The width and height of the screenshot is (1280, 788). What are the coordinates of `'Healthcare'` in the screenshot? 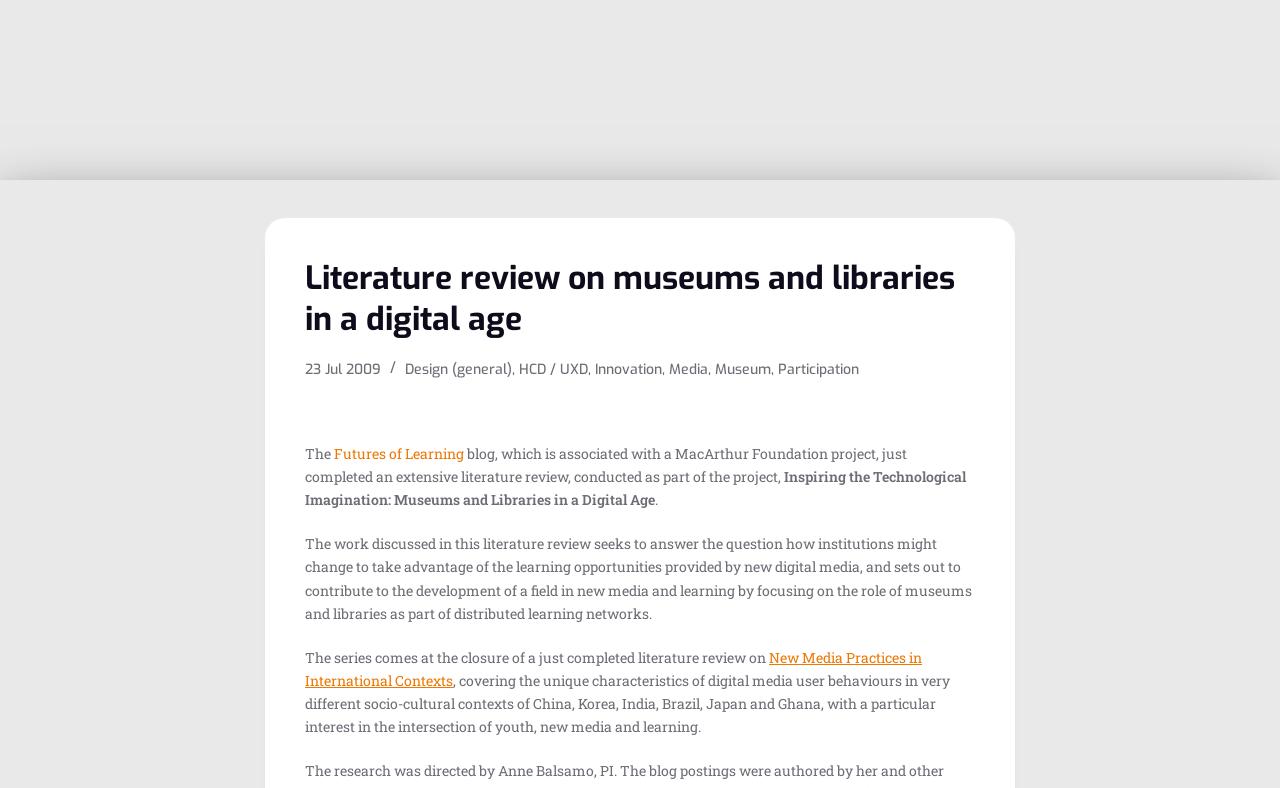 It's located at (757, 321).